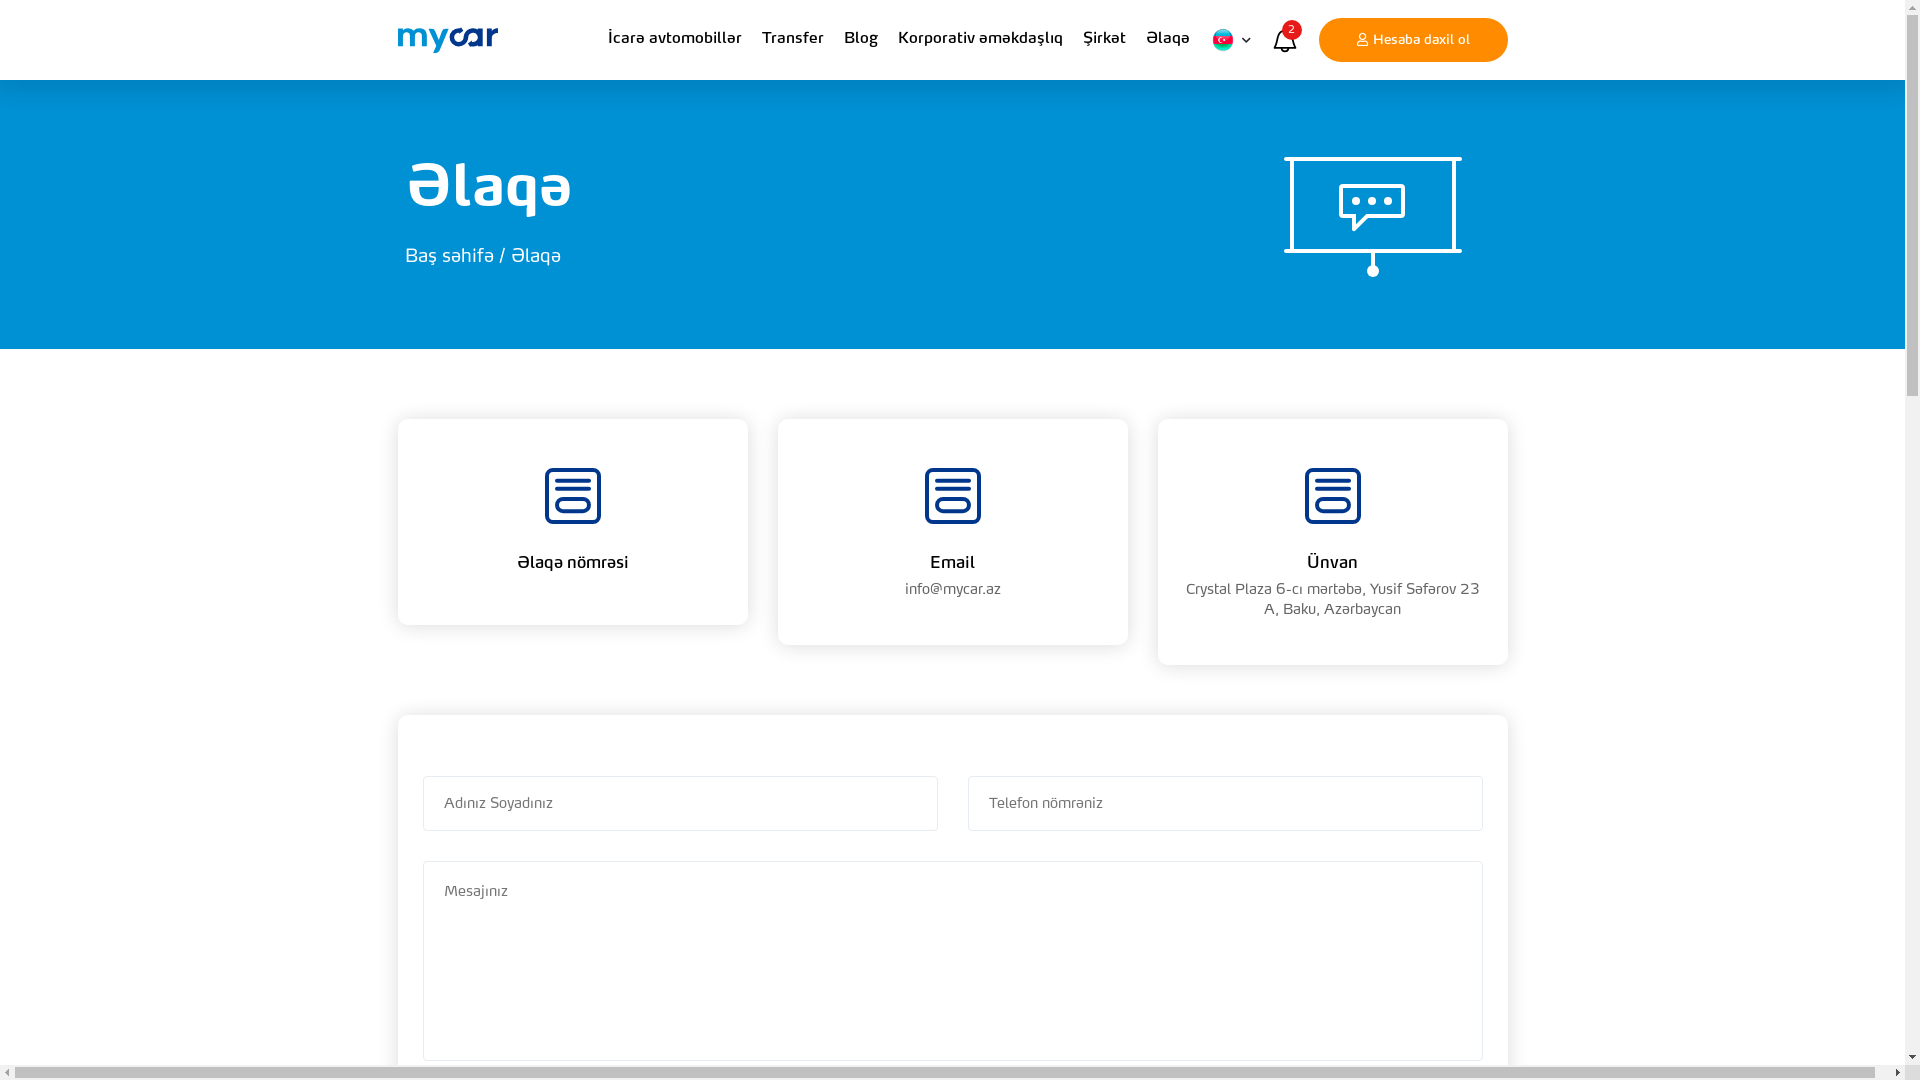 This screenshot has width=1920, height=1080. Describe the element at coordinates (1411, 39) in the screenshot. I see `'Hesaba daxil ol'` at that location.